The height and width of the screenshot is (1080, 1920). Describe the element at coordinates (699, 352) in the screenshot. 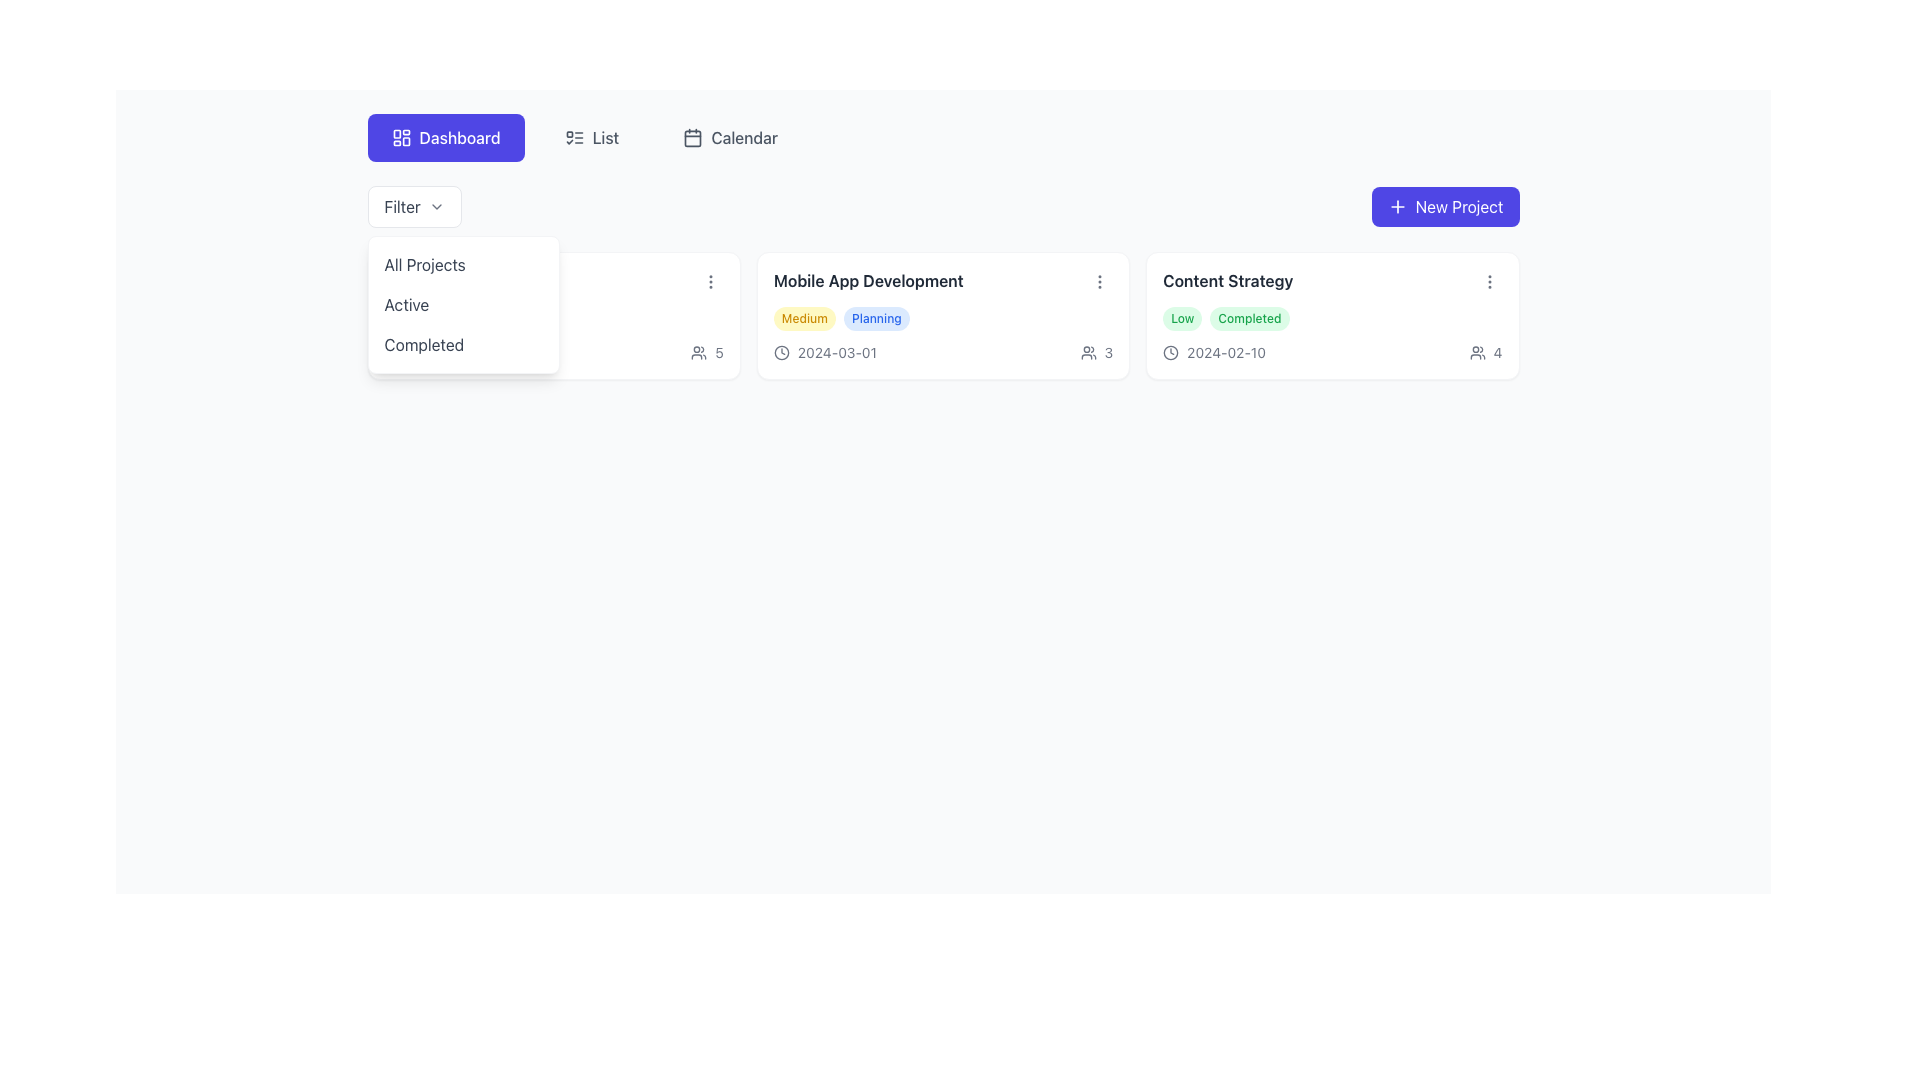

I see `the collaborator icon located to the left of the number '5' in the card labeled 'Mobile App Development'` at that location.